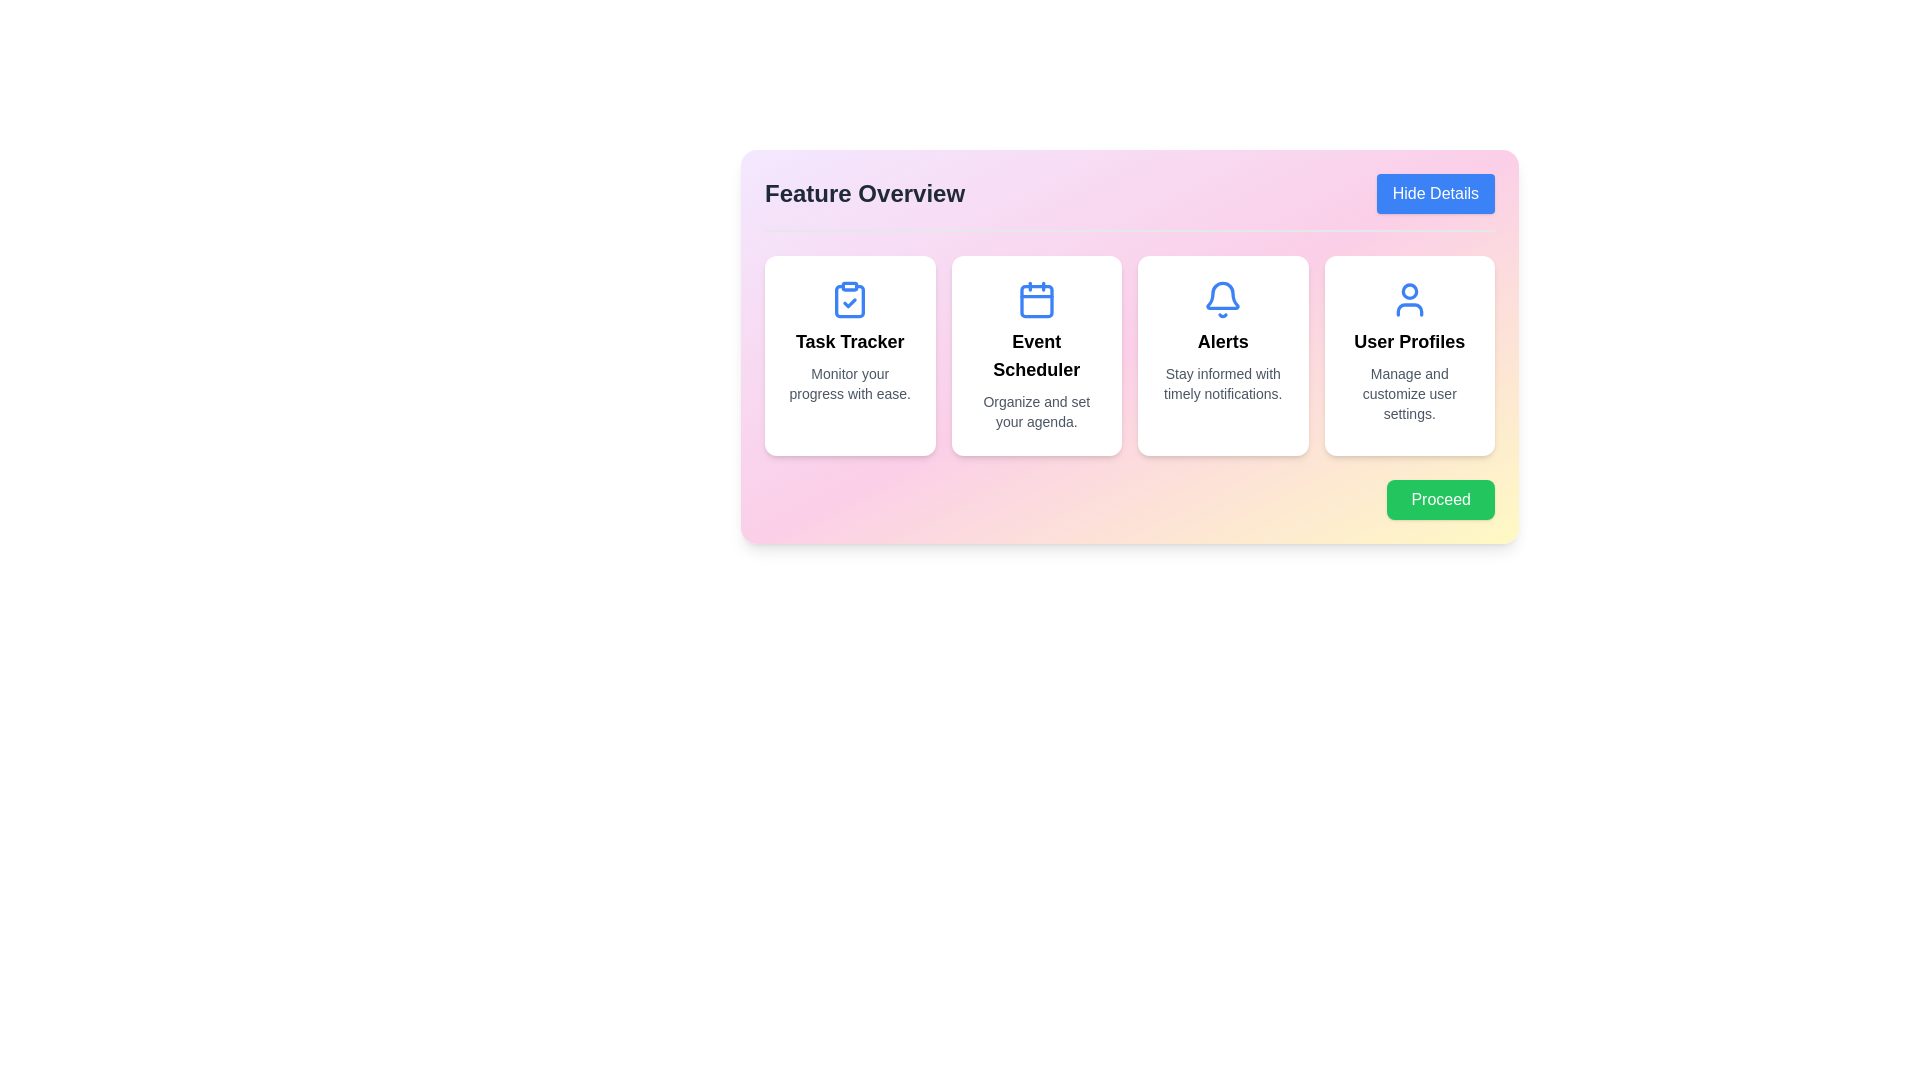 The height and width of the screenshot is (1080, 1920). What do you see at coordinates (1222, 354) in the screenshot?
I see `the Alerts feature card` at bounding box center [1222, 354].